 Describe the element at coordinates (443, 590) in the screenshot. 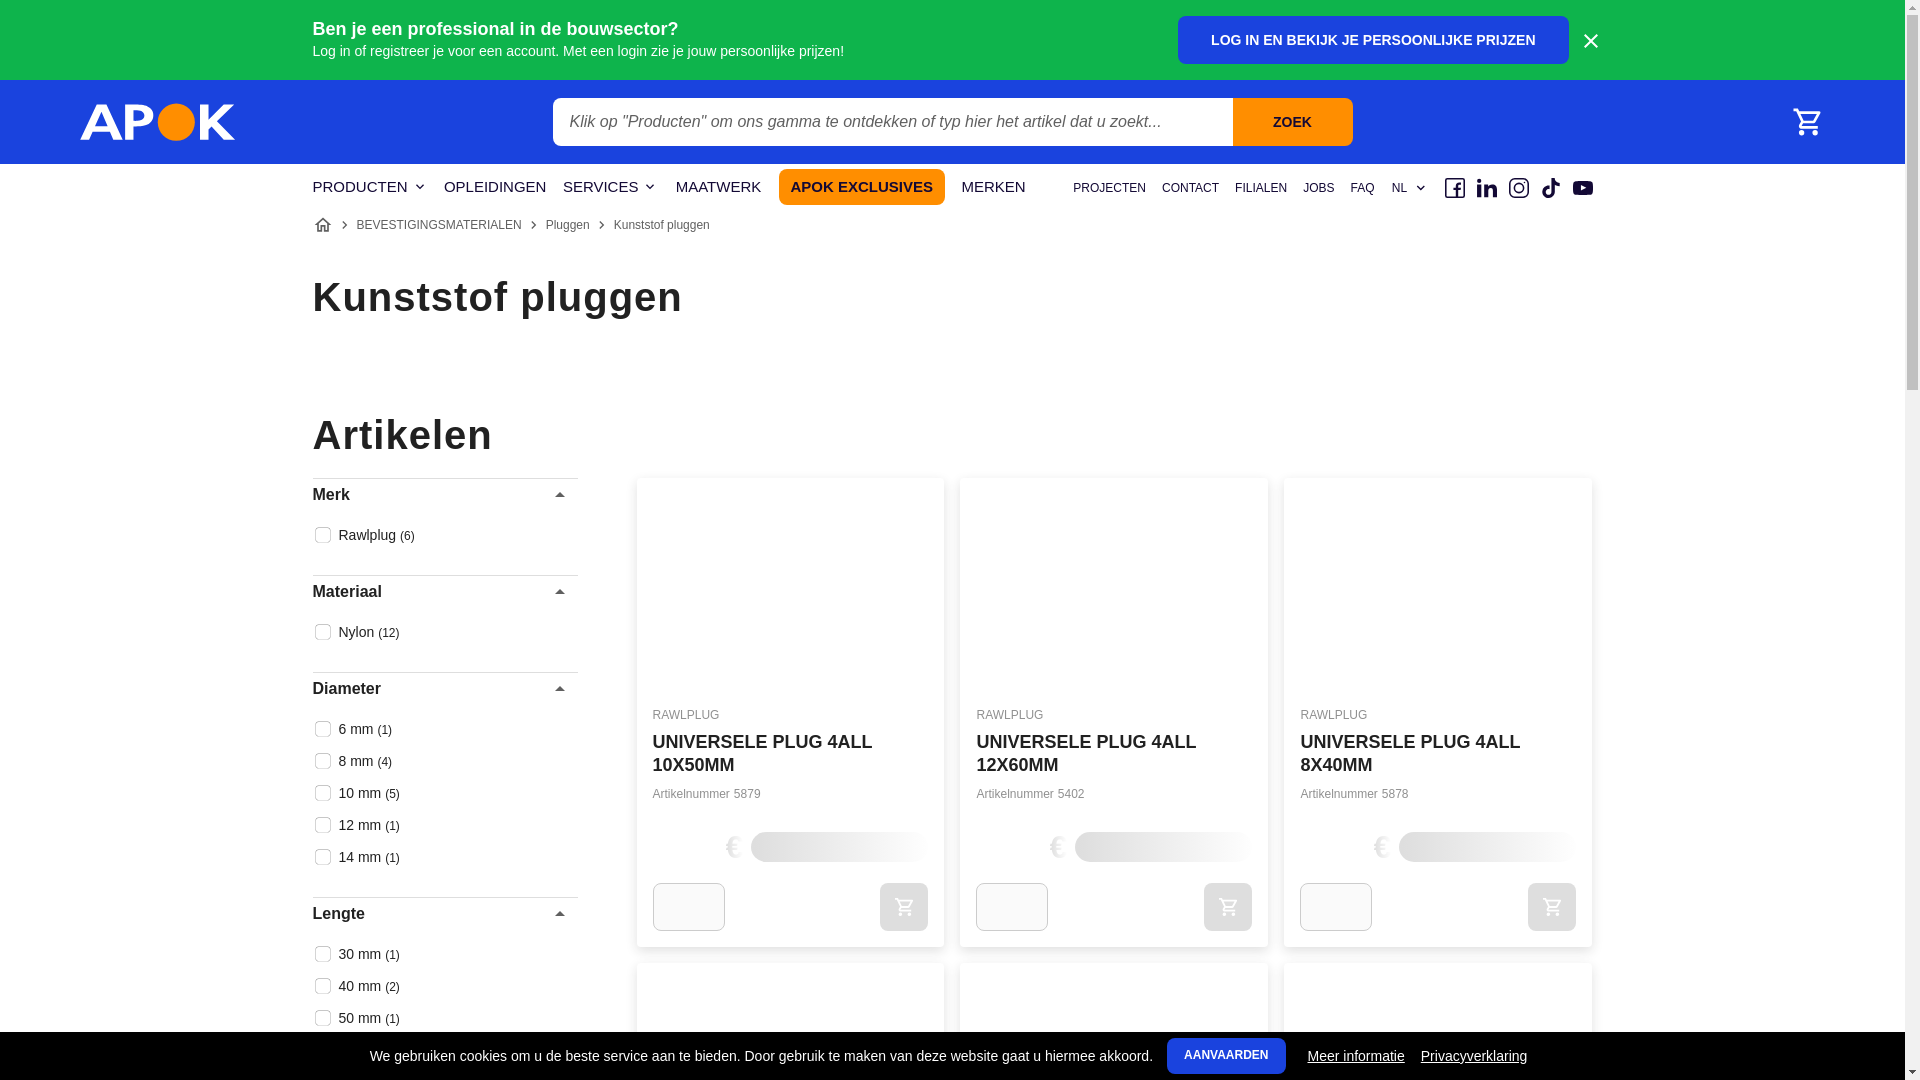

I see `'Materiaal` at that location.